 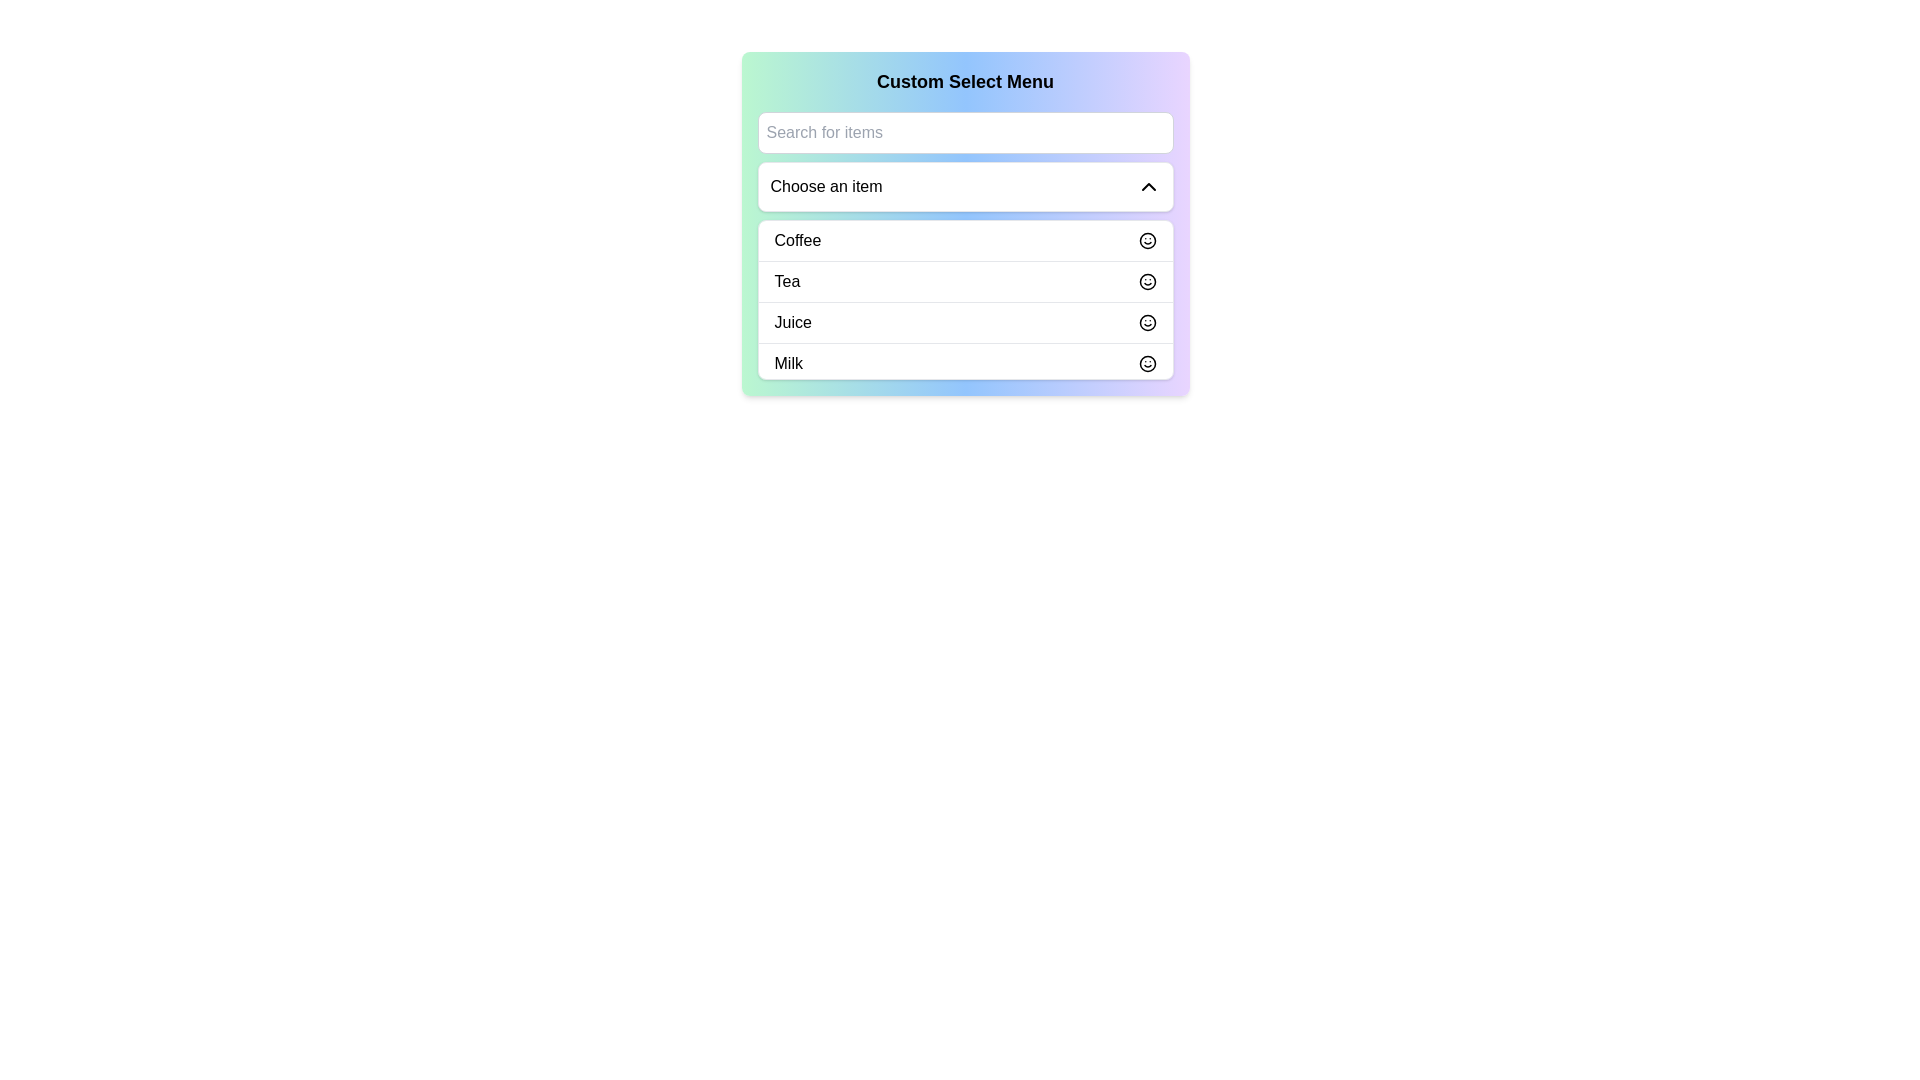 What do you see at coordinates (792, 322) in the screenshot?
I see `the 'Juice' option in the dropdown menu under 'Custom Select Menu', which is the third item in the list` at bounding box center [792, 322].